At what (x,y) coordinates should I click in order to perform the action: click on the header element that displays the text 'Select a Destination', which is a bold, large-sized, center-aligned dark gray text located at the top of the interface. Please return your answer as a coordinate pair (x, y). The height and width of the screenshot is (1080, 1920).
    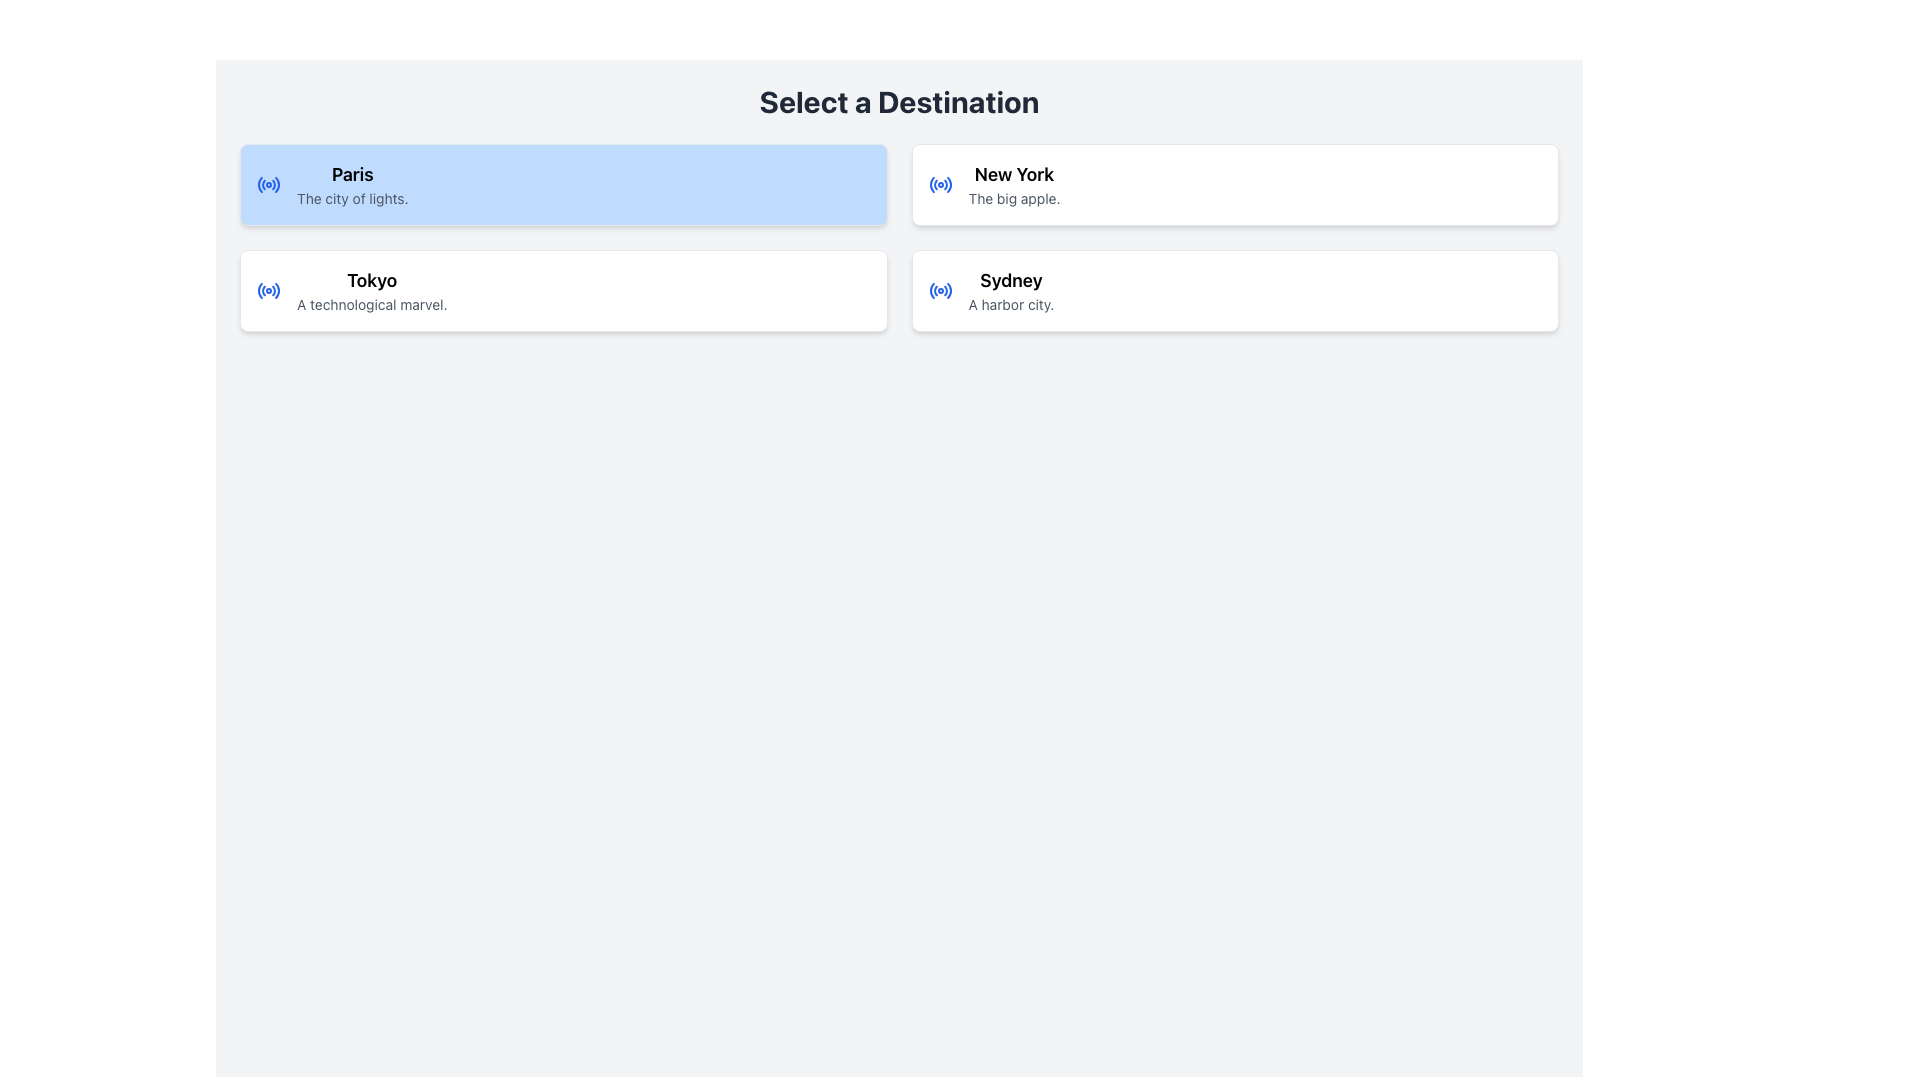
    Looking at the image, I should click on (898, 101).